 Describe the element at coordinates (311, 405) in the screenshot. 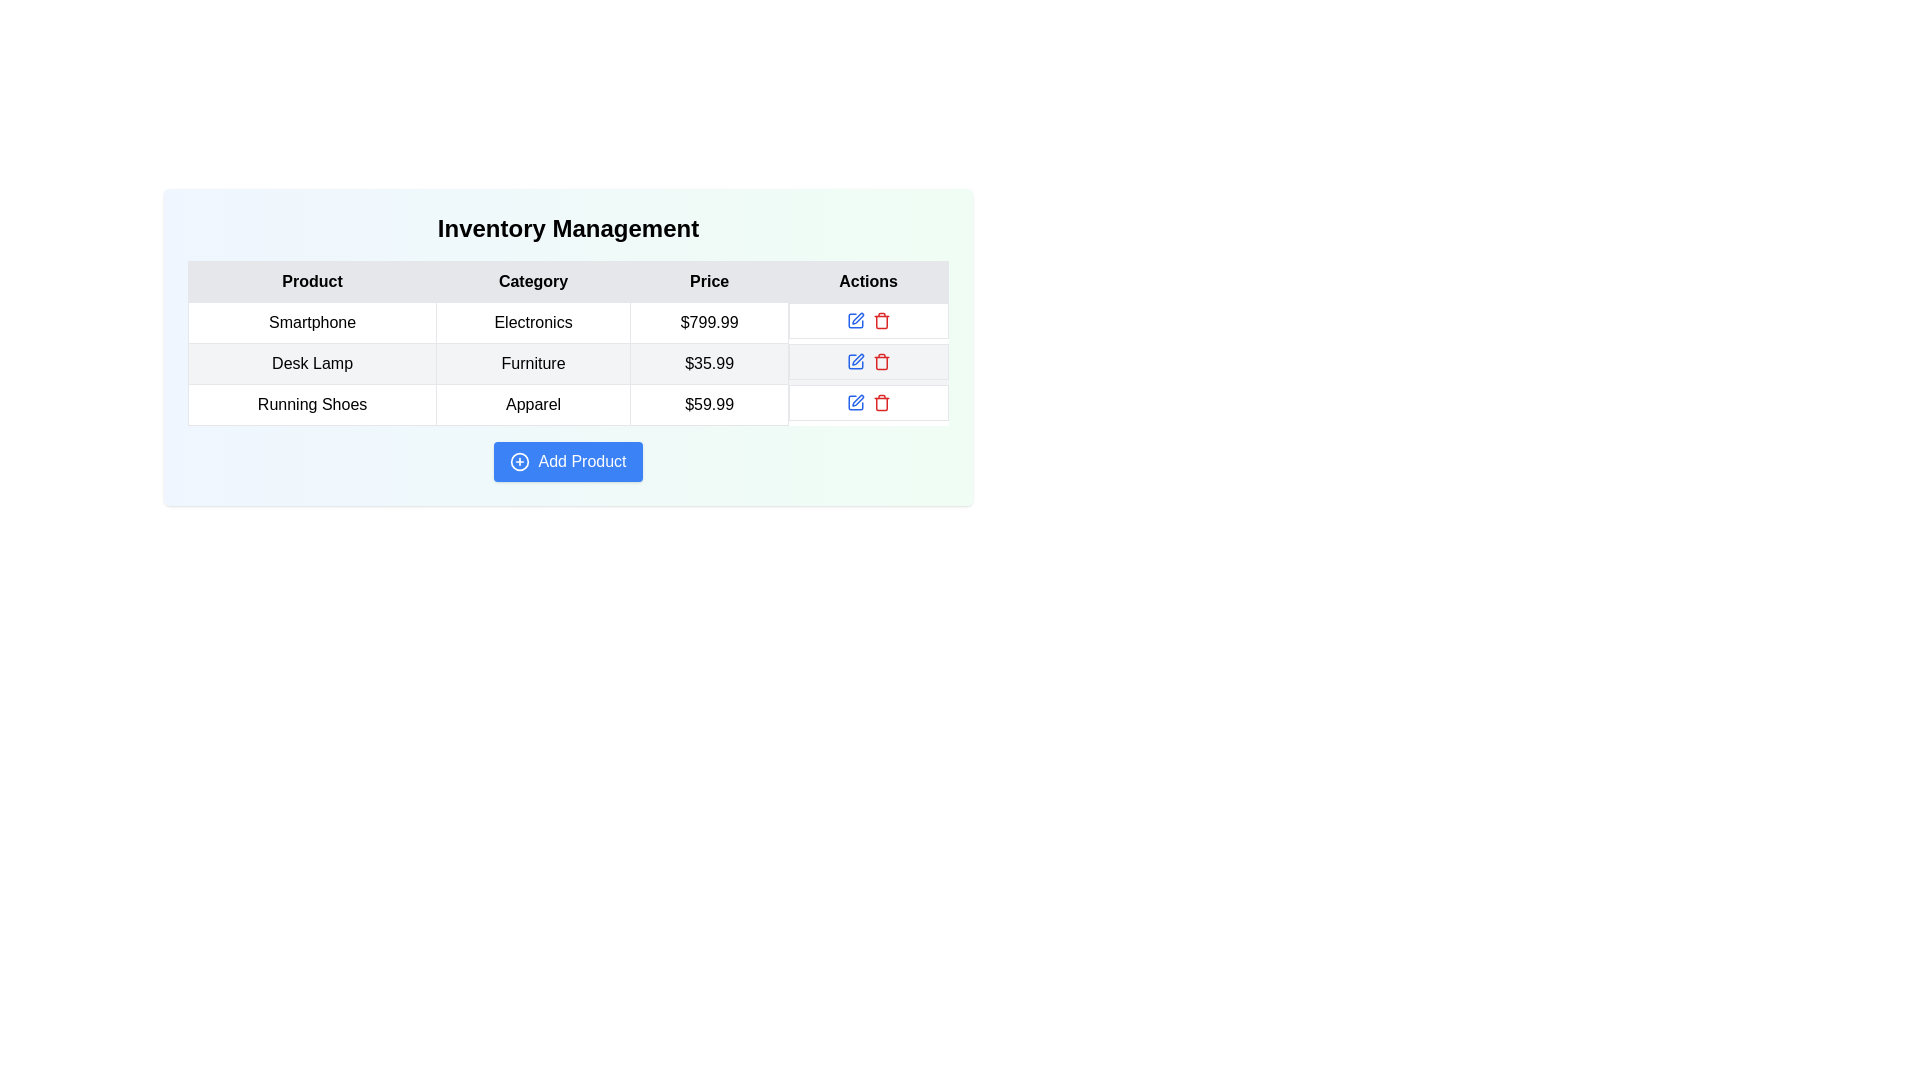

I see `text displayed in the product name cell for 'Running Shoes', which is the first cell under the 'Product' column in the inventory management table` at that location.